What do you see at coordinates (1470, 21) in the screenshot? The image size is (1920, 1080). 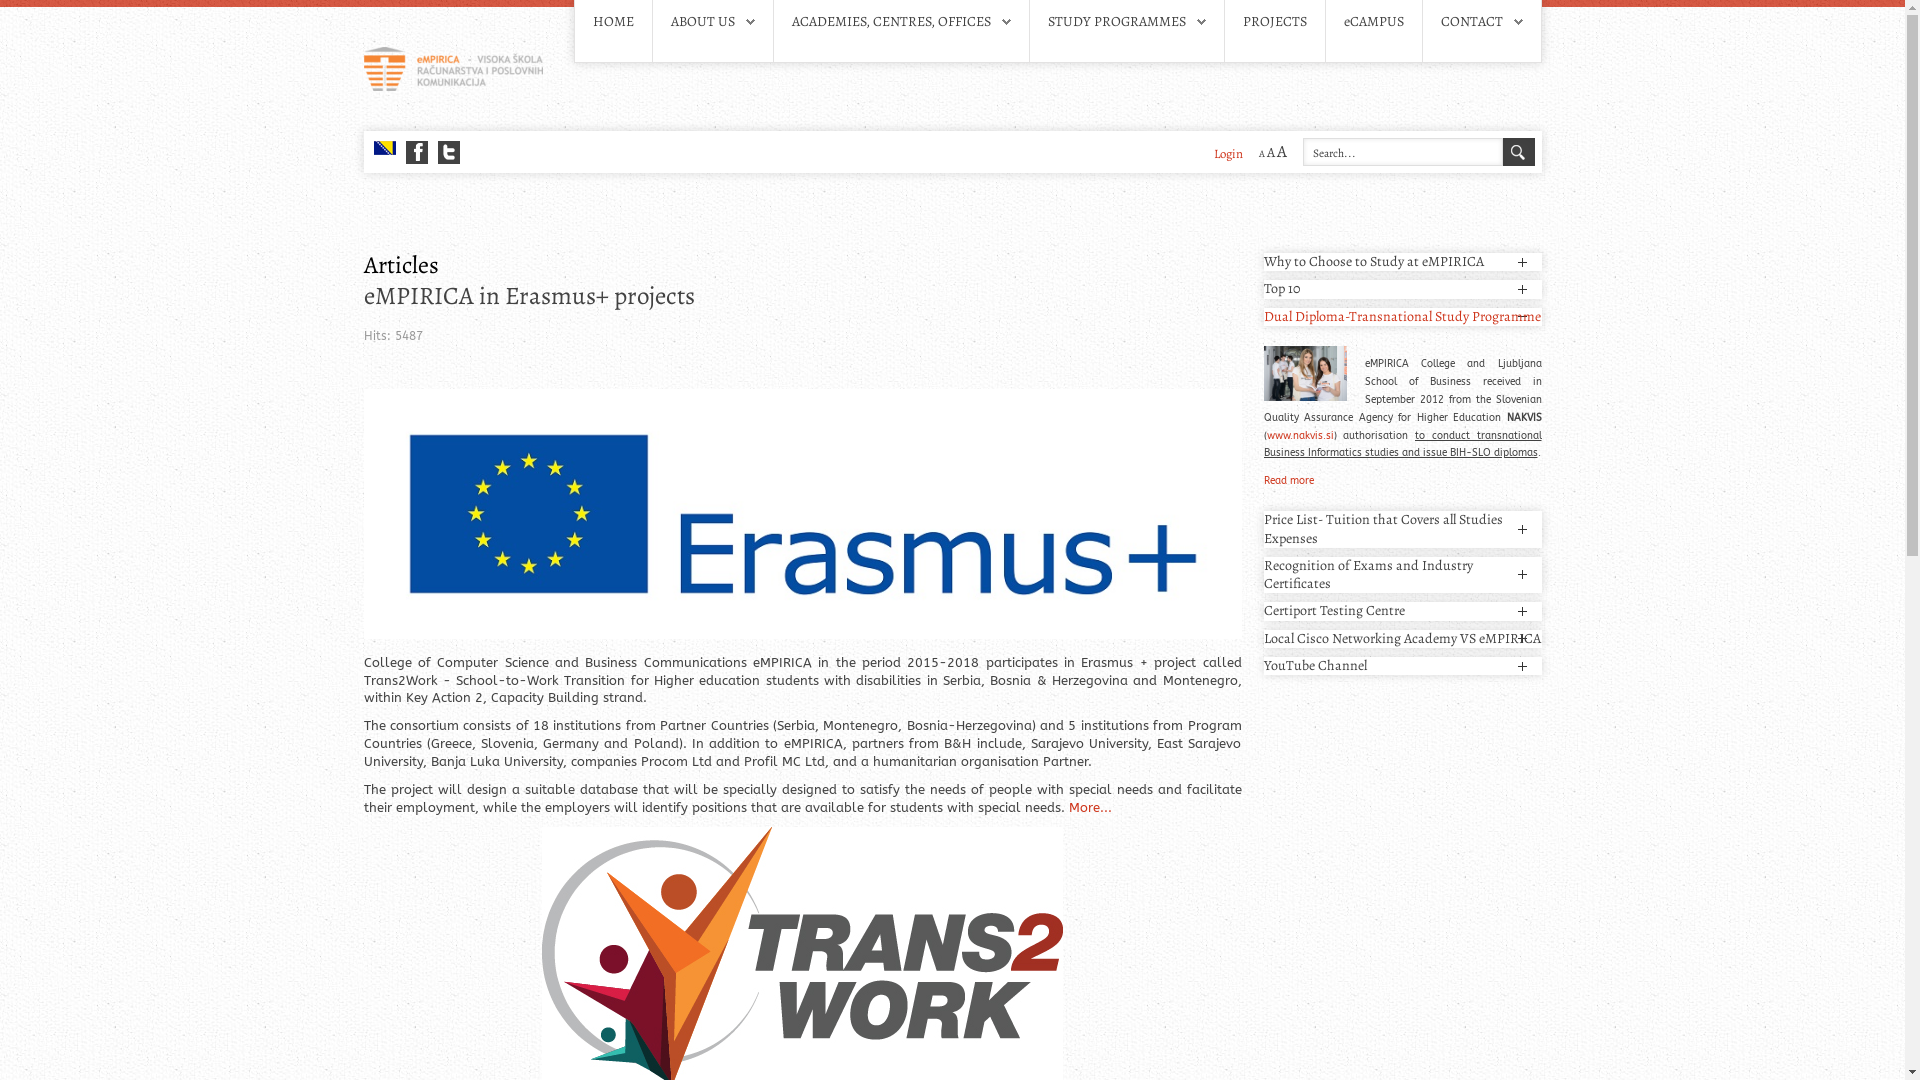 I see `'CONTACT'` at bounding box center [1470, 21].